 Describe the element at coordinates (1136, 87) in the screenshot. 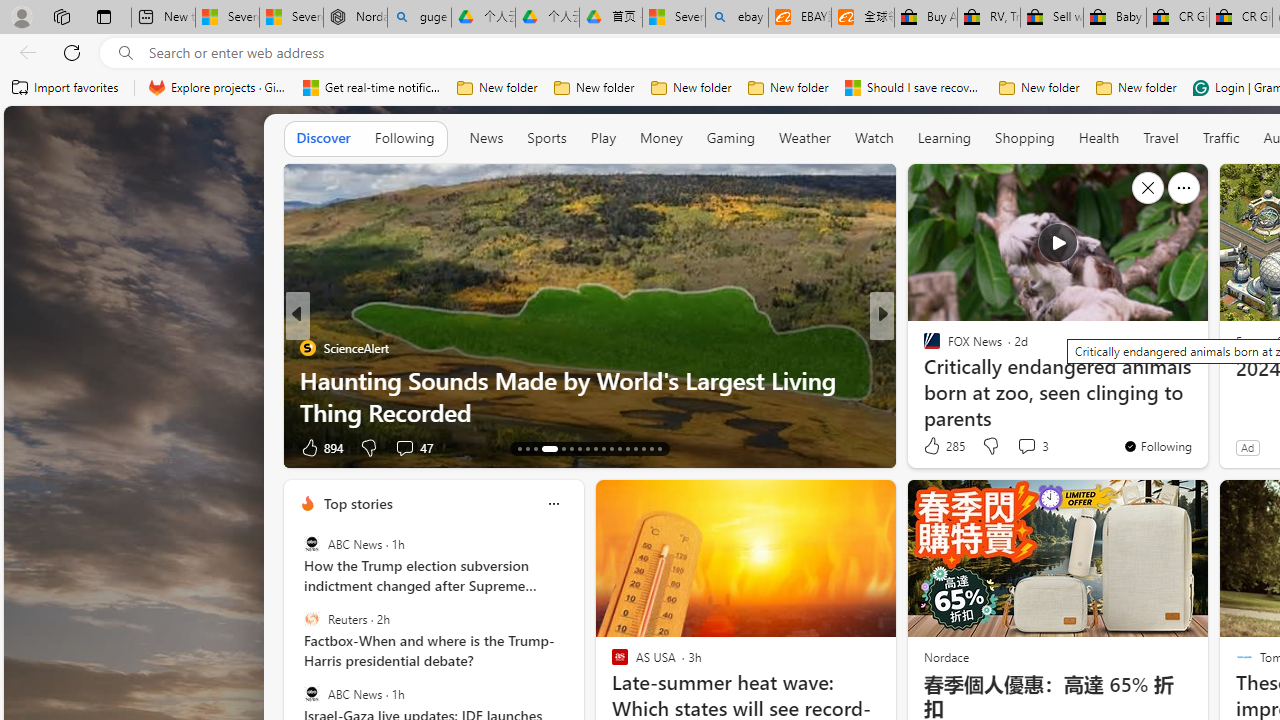

I see `'New folder'` at that location.